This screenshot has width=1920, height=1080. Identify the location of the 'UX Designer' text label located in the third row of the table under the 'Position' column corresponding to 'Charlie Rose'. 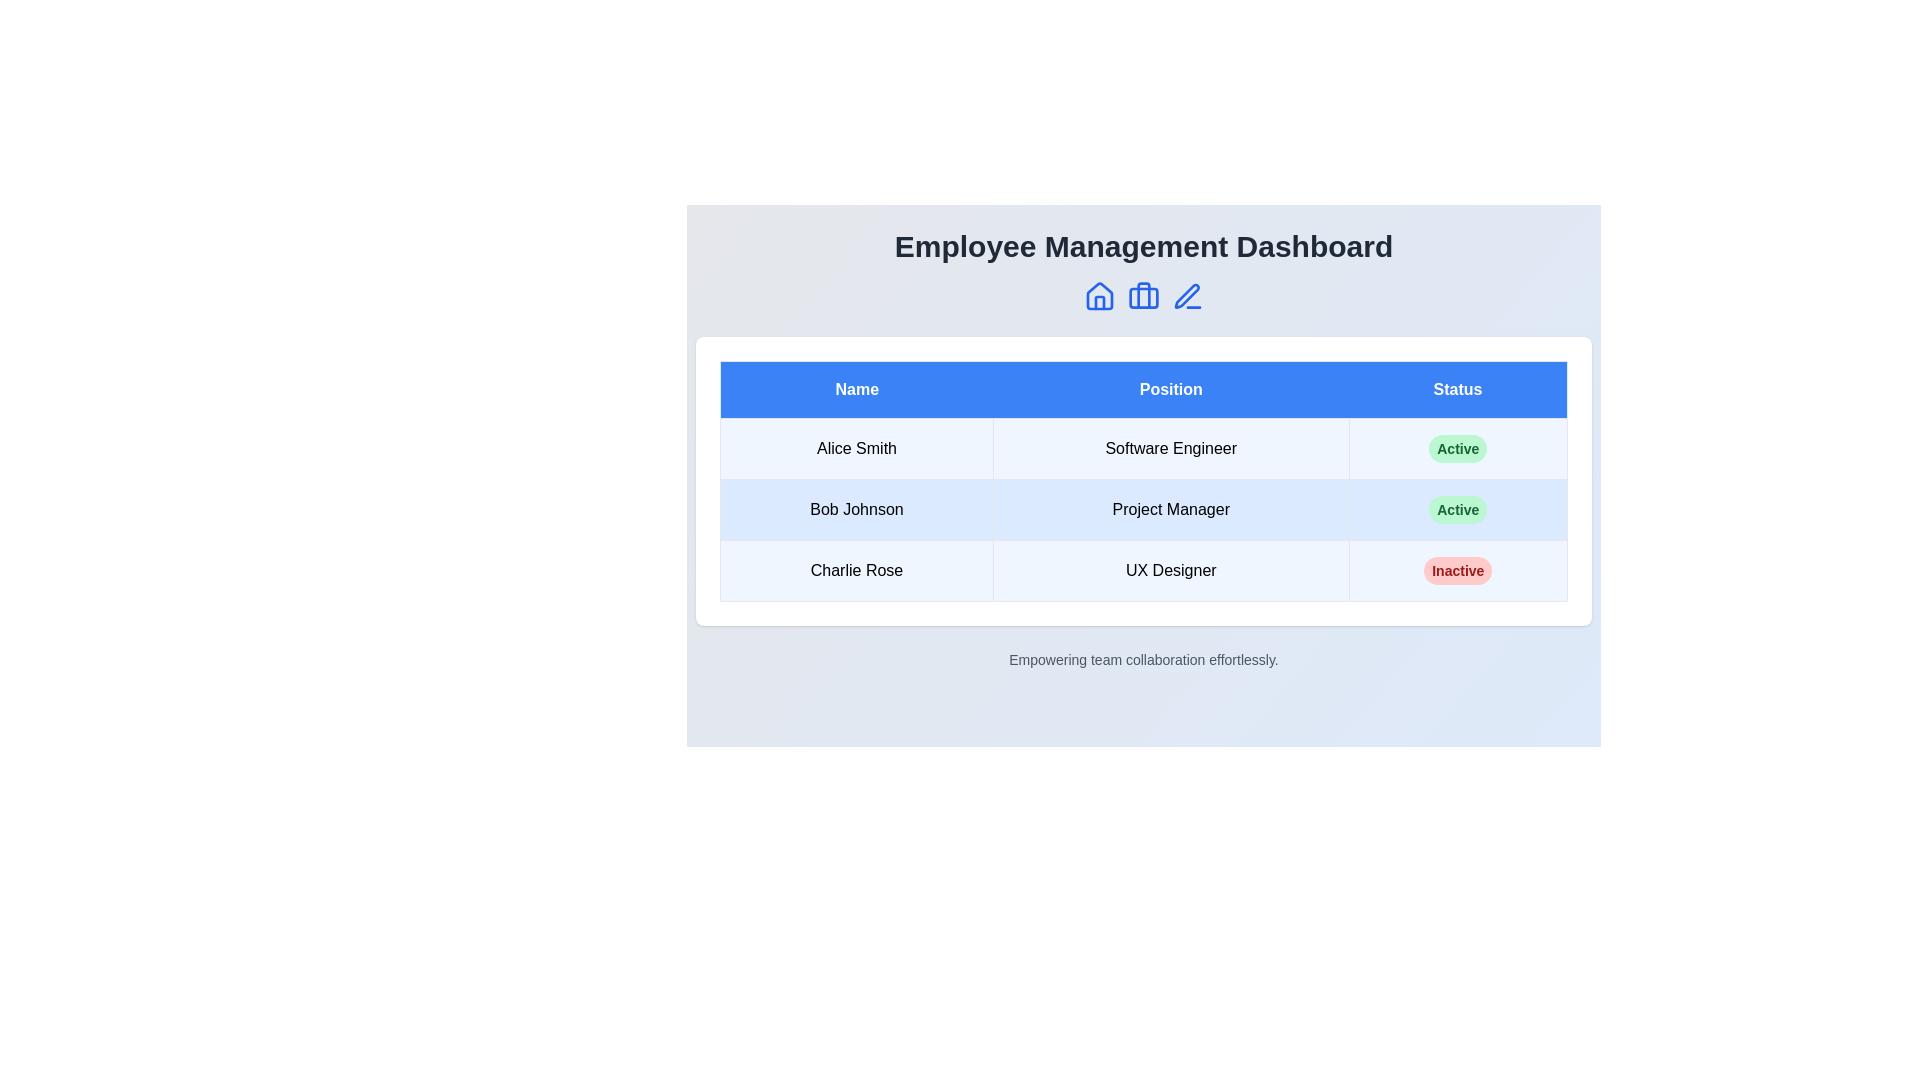
(1171, 570).